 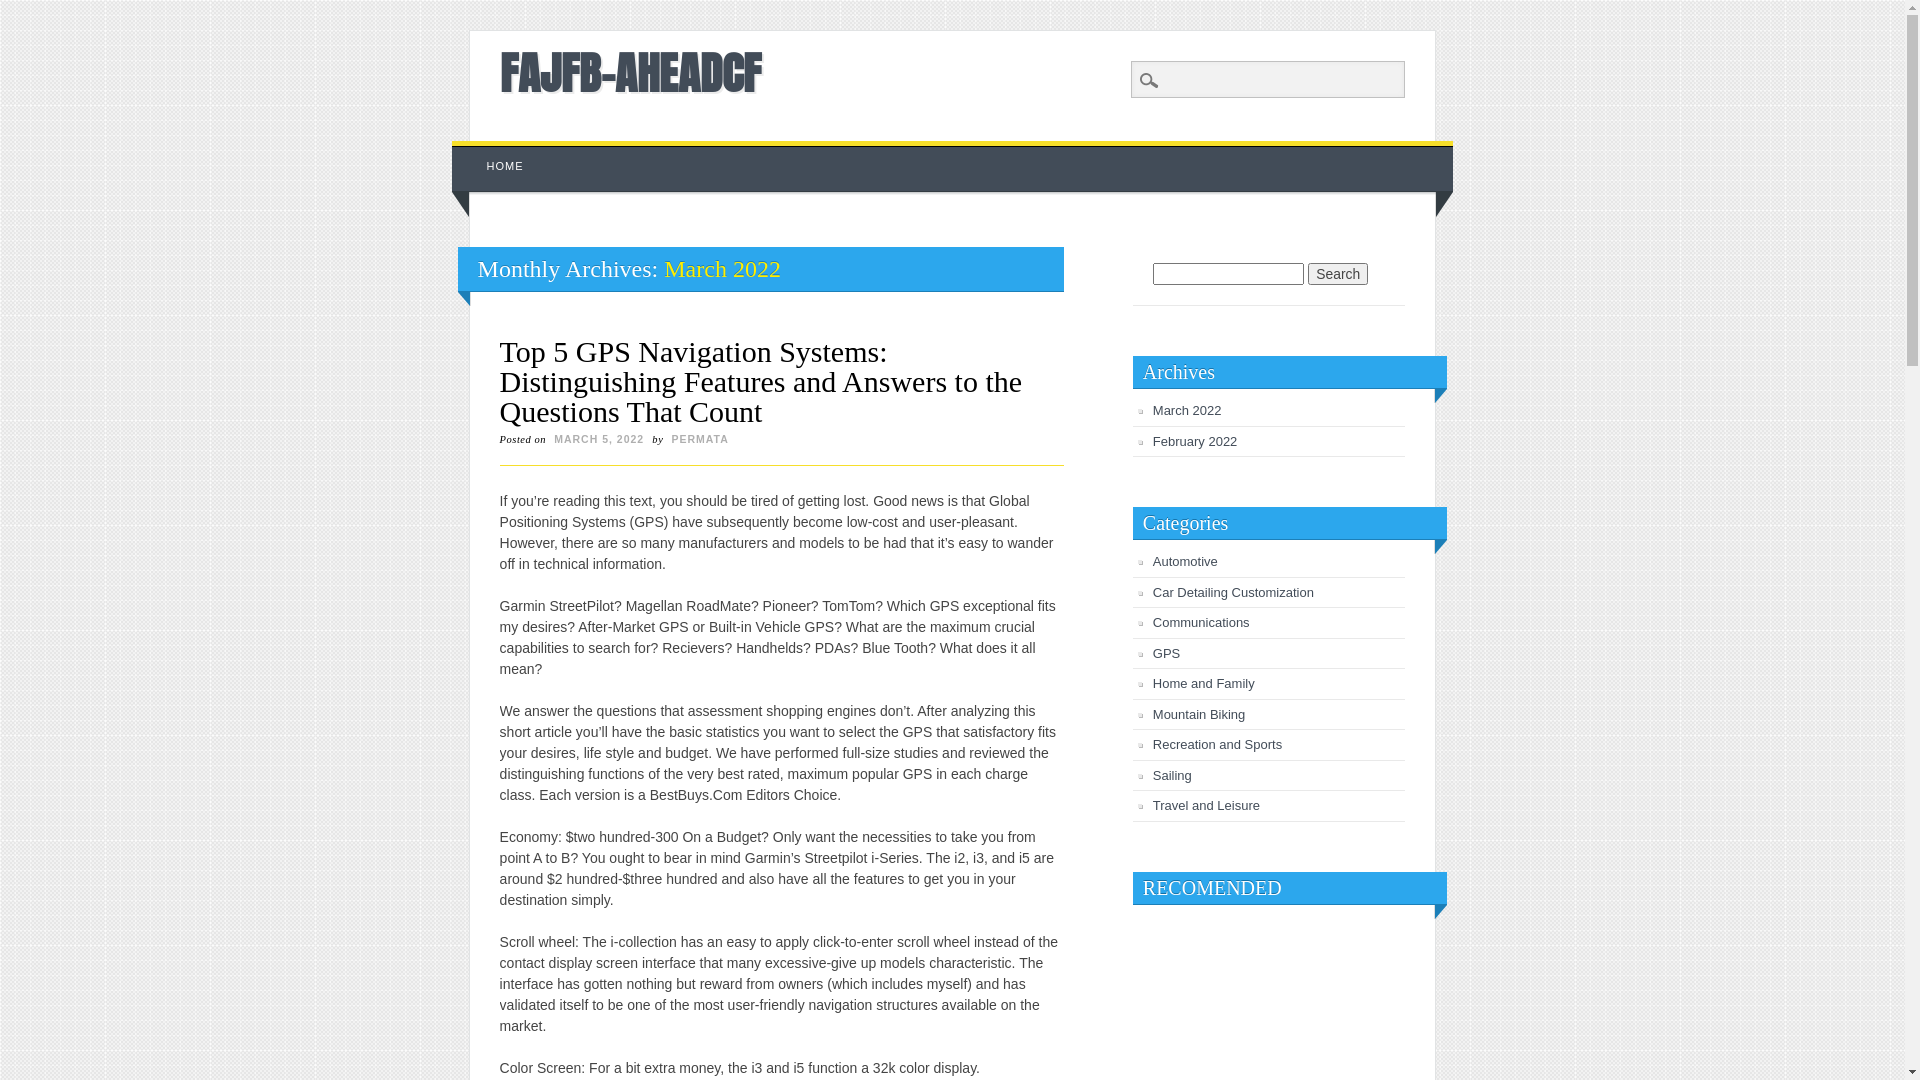 I want to click on 'Search', so click(x=29, y=11).